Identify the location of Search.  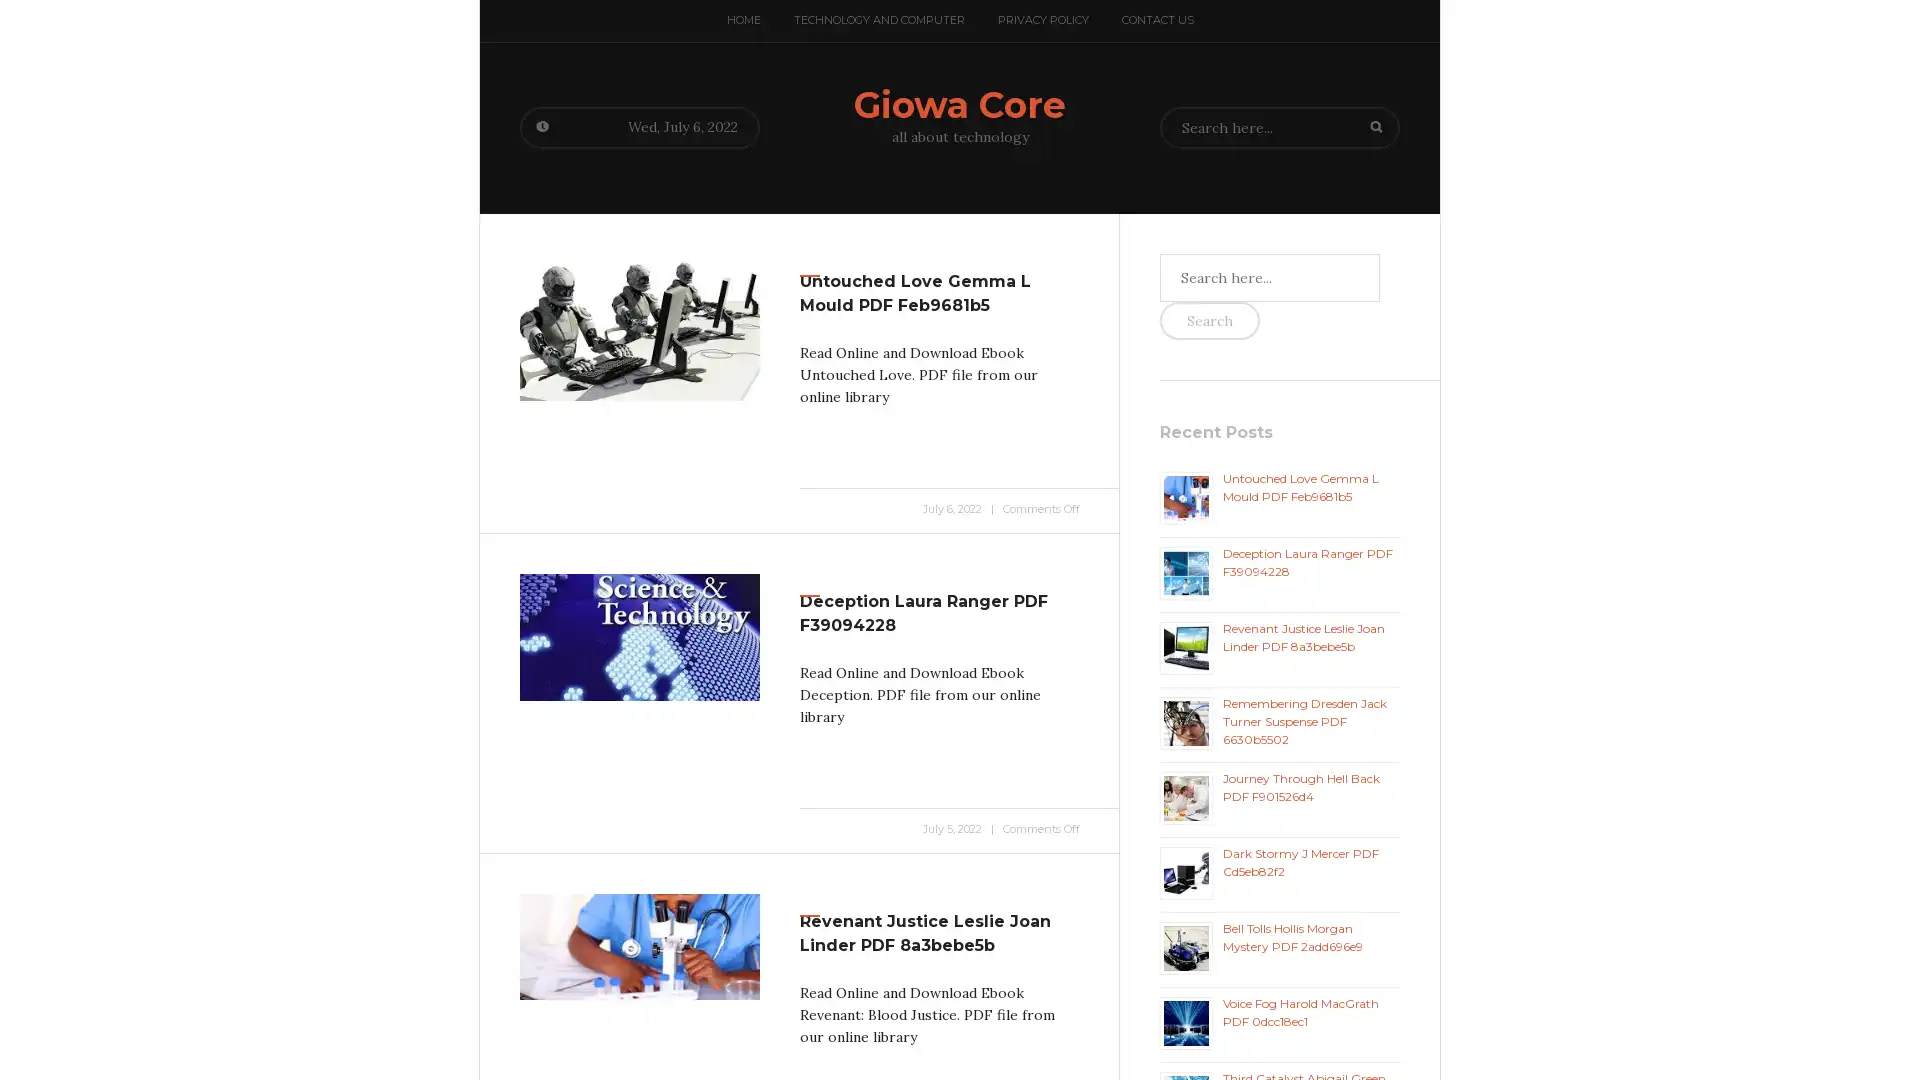
(1208, 319).